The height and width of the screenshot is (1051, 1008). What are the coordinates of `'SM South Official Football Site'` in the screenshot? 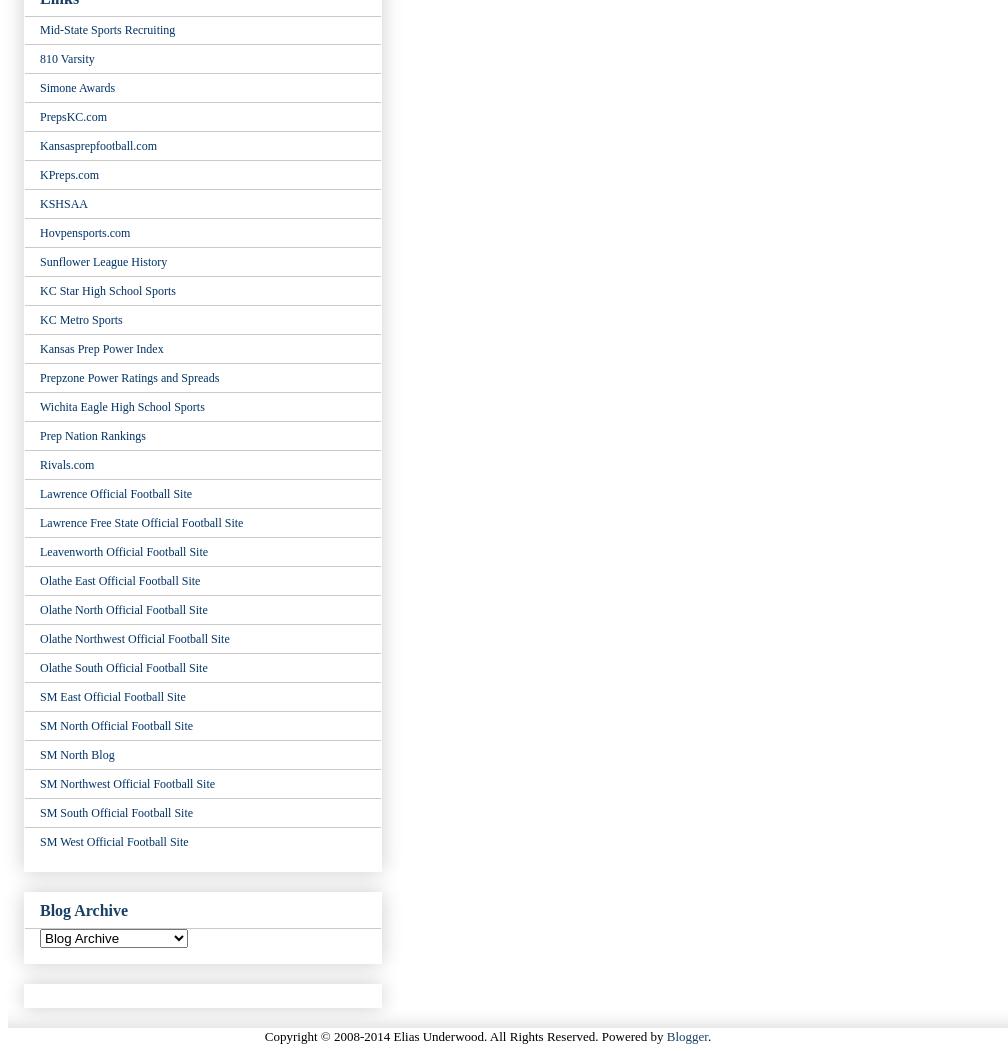 It's located at (116, 812).